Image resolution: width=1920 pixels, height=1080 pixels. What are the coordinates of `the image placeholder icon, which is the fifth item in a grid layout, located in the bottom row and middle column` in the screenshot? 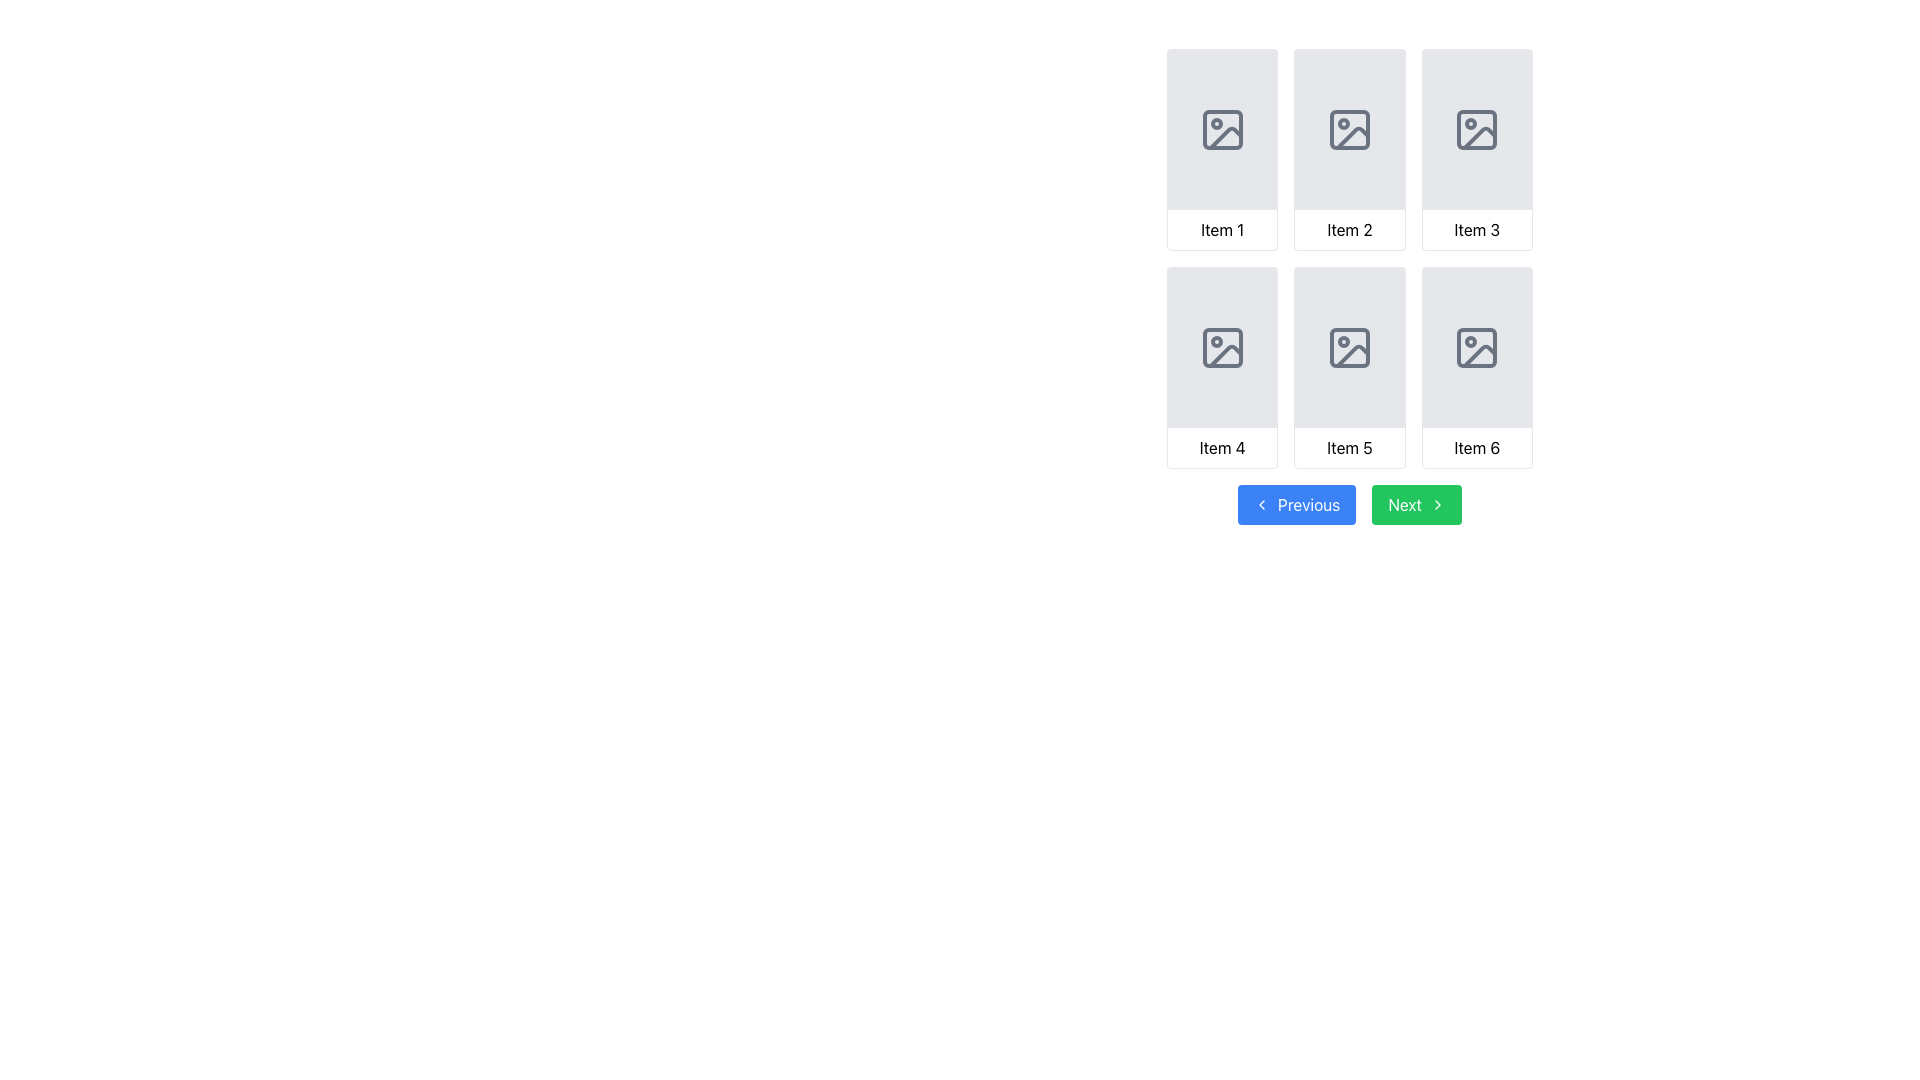 It's located at (1349, 346).